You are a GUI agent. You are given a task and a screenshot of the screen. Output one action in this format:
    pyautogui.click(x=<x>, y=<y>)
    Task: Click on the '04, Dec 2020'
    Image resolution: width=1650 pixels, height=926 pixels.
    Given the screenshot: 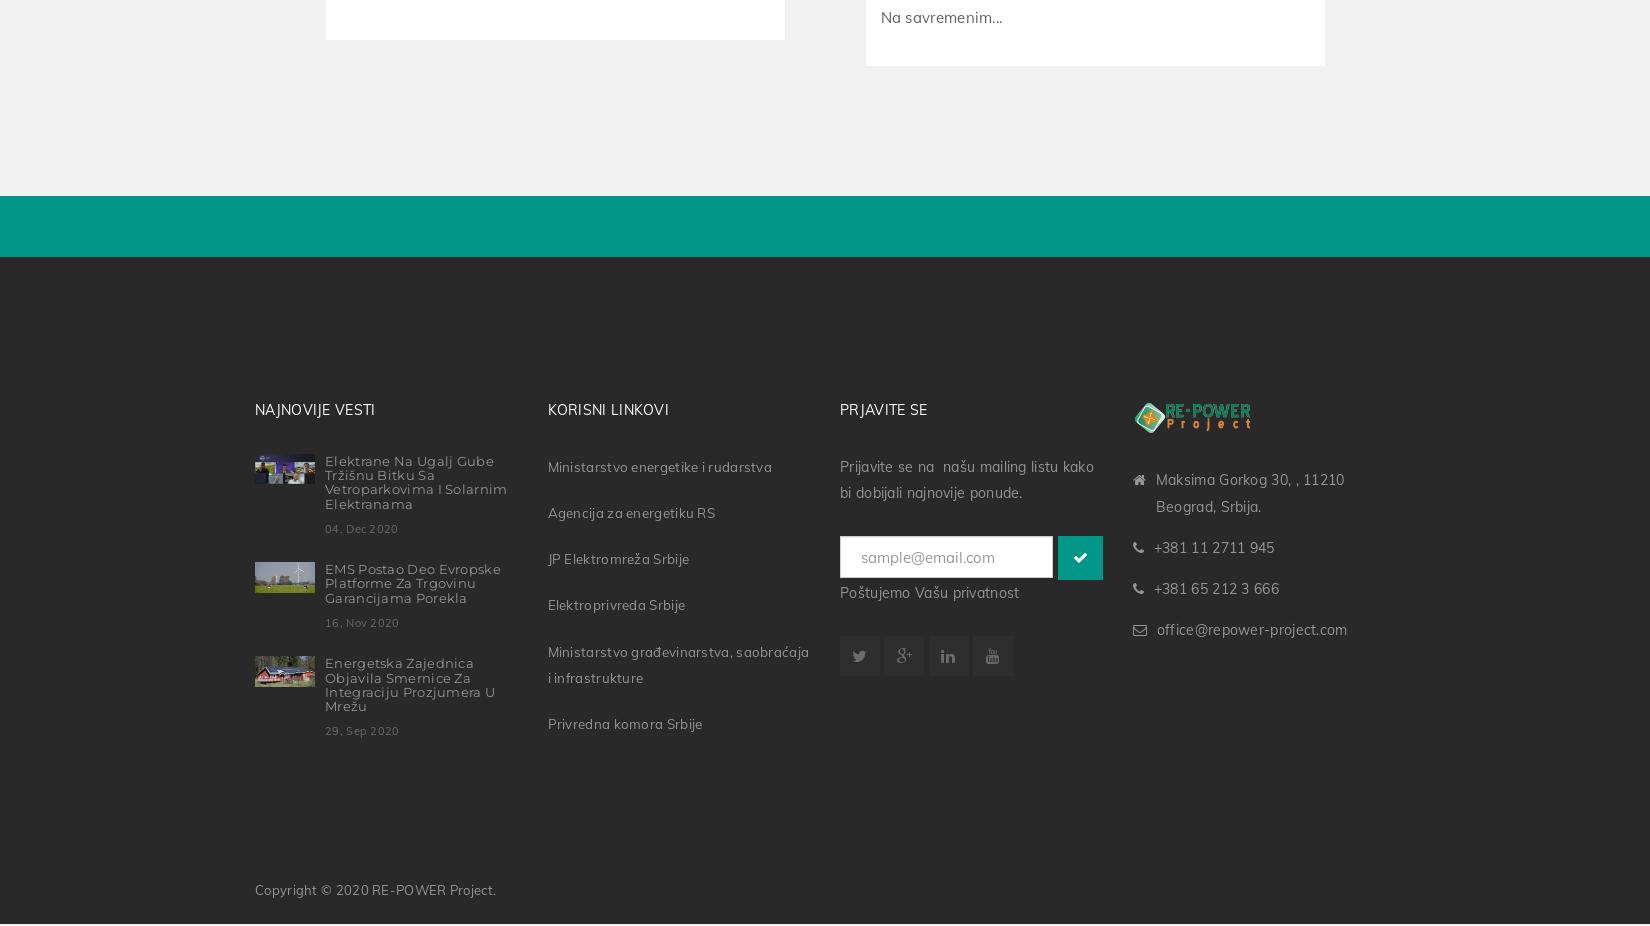 What is the action you would take?
    pyautogui.click(x=361, y=524)
    